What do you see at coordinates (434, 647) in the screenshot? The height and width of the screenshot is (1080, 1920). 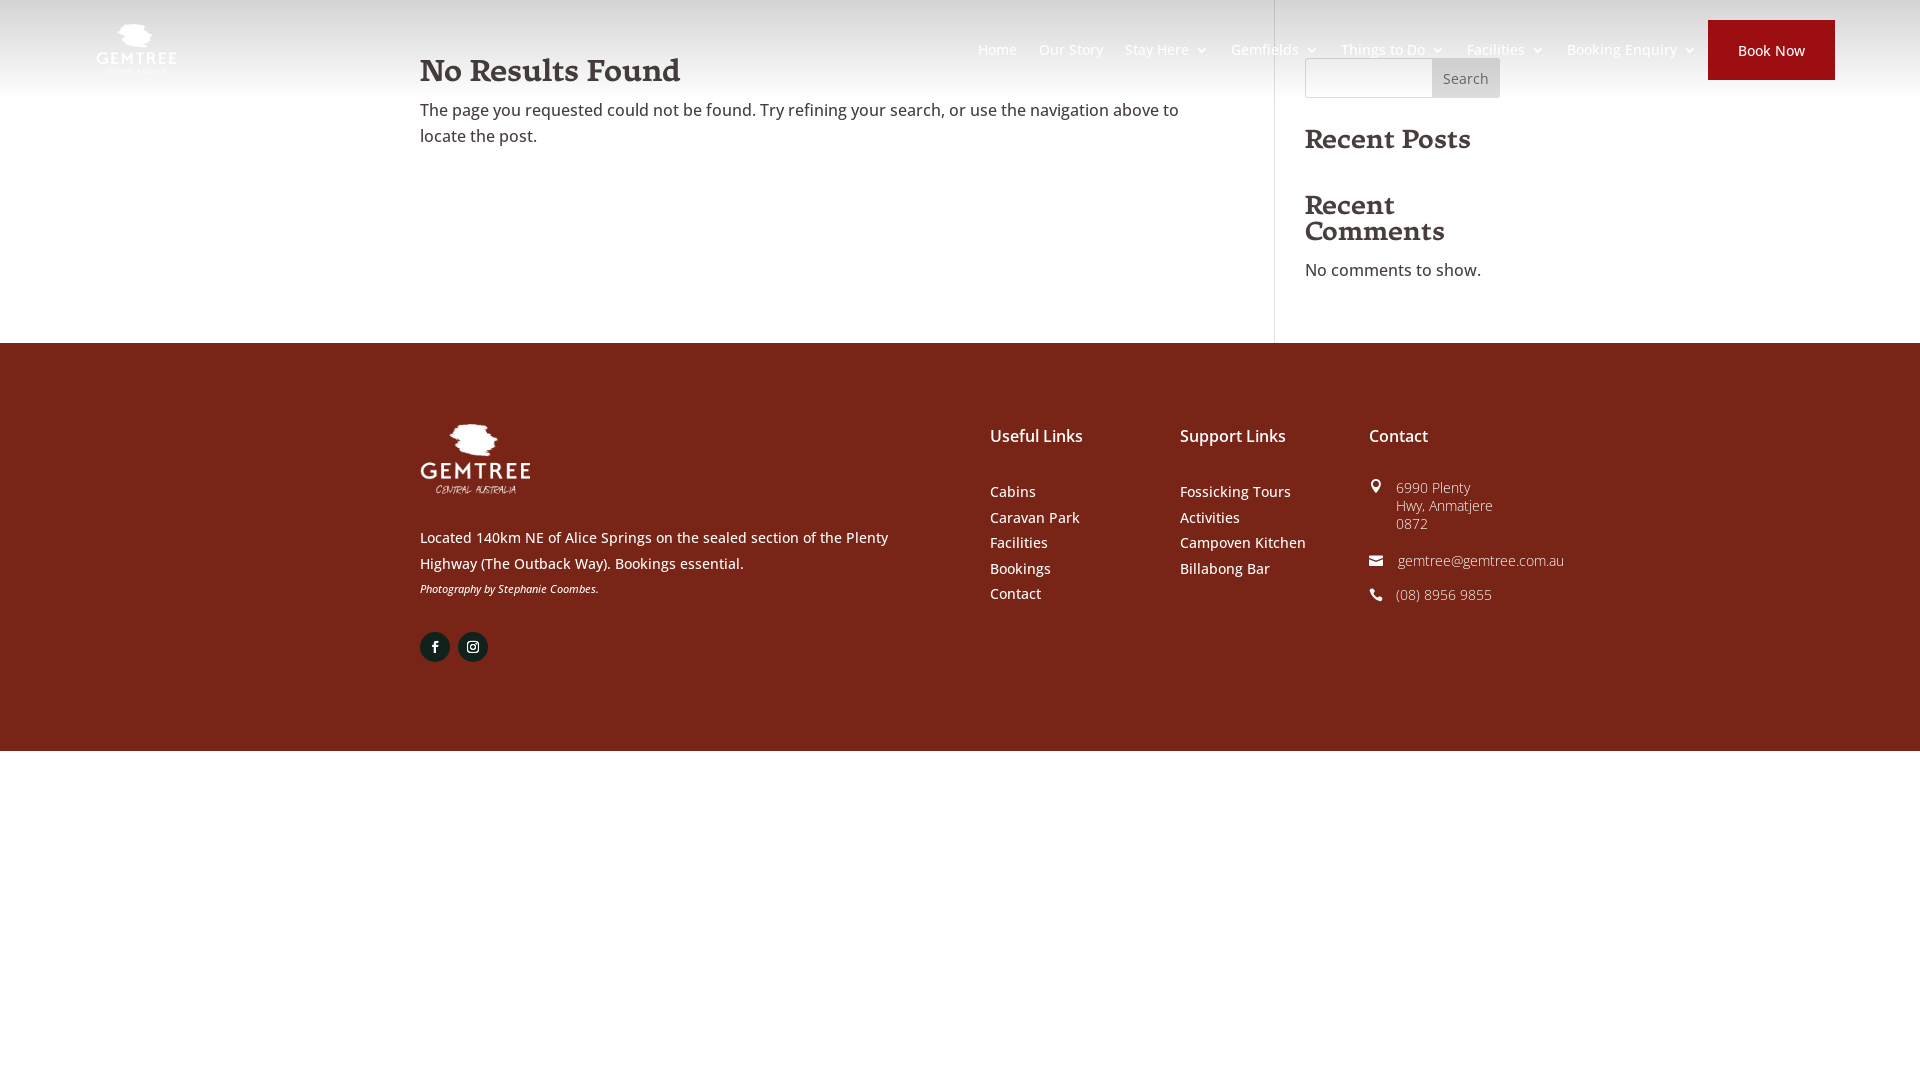 I see `'Follow on Facebook'` at bounding box center [434, 647].